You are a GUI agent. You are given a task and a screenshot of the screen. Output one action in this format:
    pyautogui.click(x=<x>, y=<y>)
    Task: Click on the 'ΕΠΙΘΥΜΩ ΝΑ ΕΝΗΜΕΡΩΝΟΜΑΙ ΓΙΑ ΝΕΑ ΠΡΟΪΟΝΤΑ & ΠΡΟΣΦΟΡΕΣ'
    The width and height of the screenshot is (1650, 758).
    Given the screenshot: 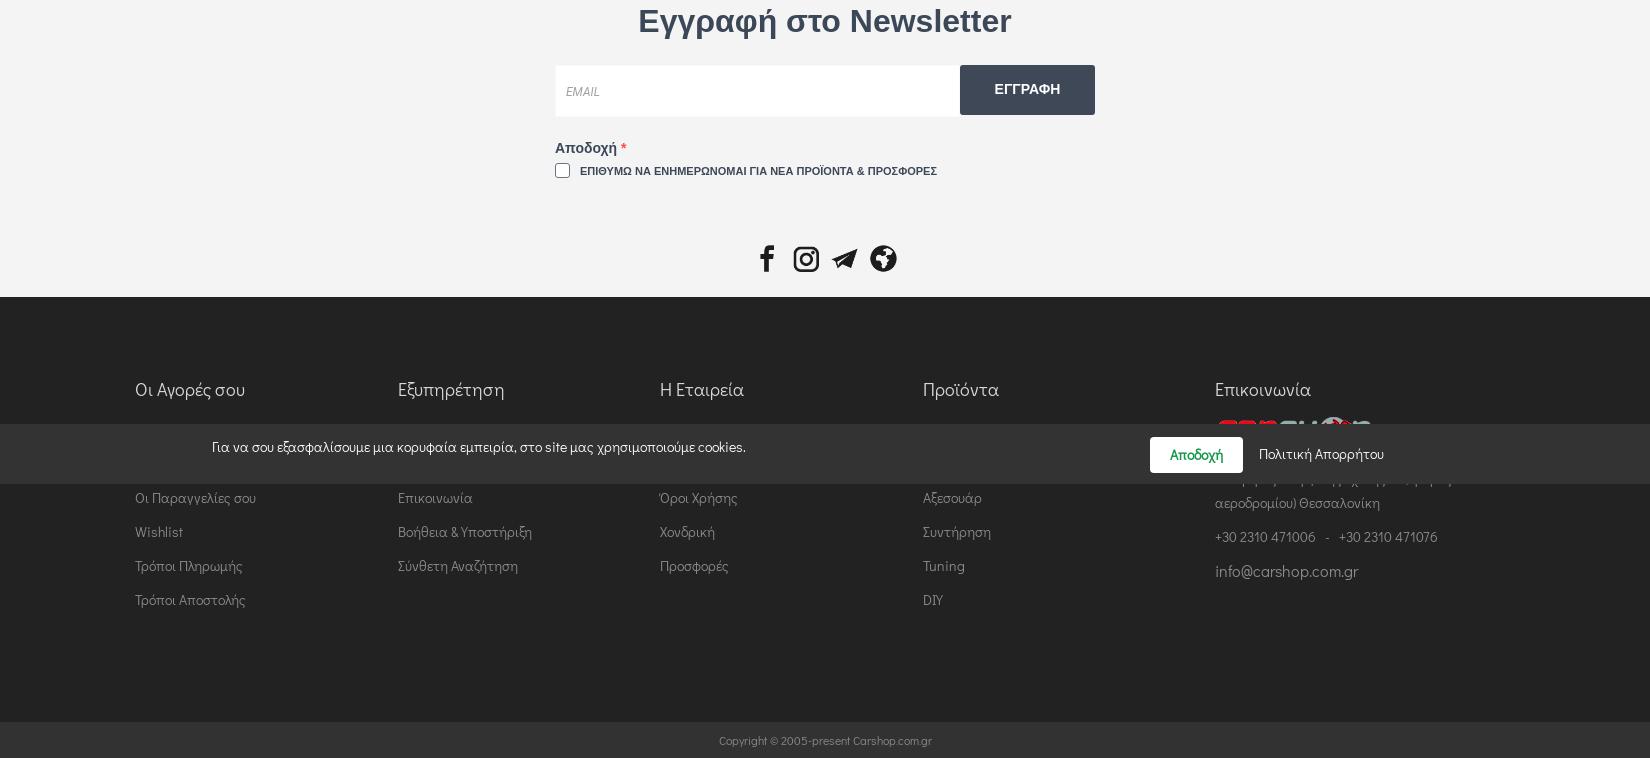 What is the action you would take?
    pyautogui.click(x=757, y=169)
    